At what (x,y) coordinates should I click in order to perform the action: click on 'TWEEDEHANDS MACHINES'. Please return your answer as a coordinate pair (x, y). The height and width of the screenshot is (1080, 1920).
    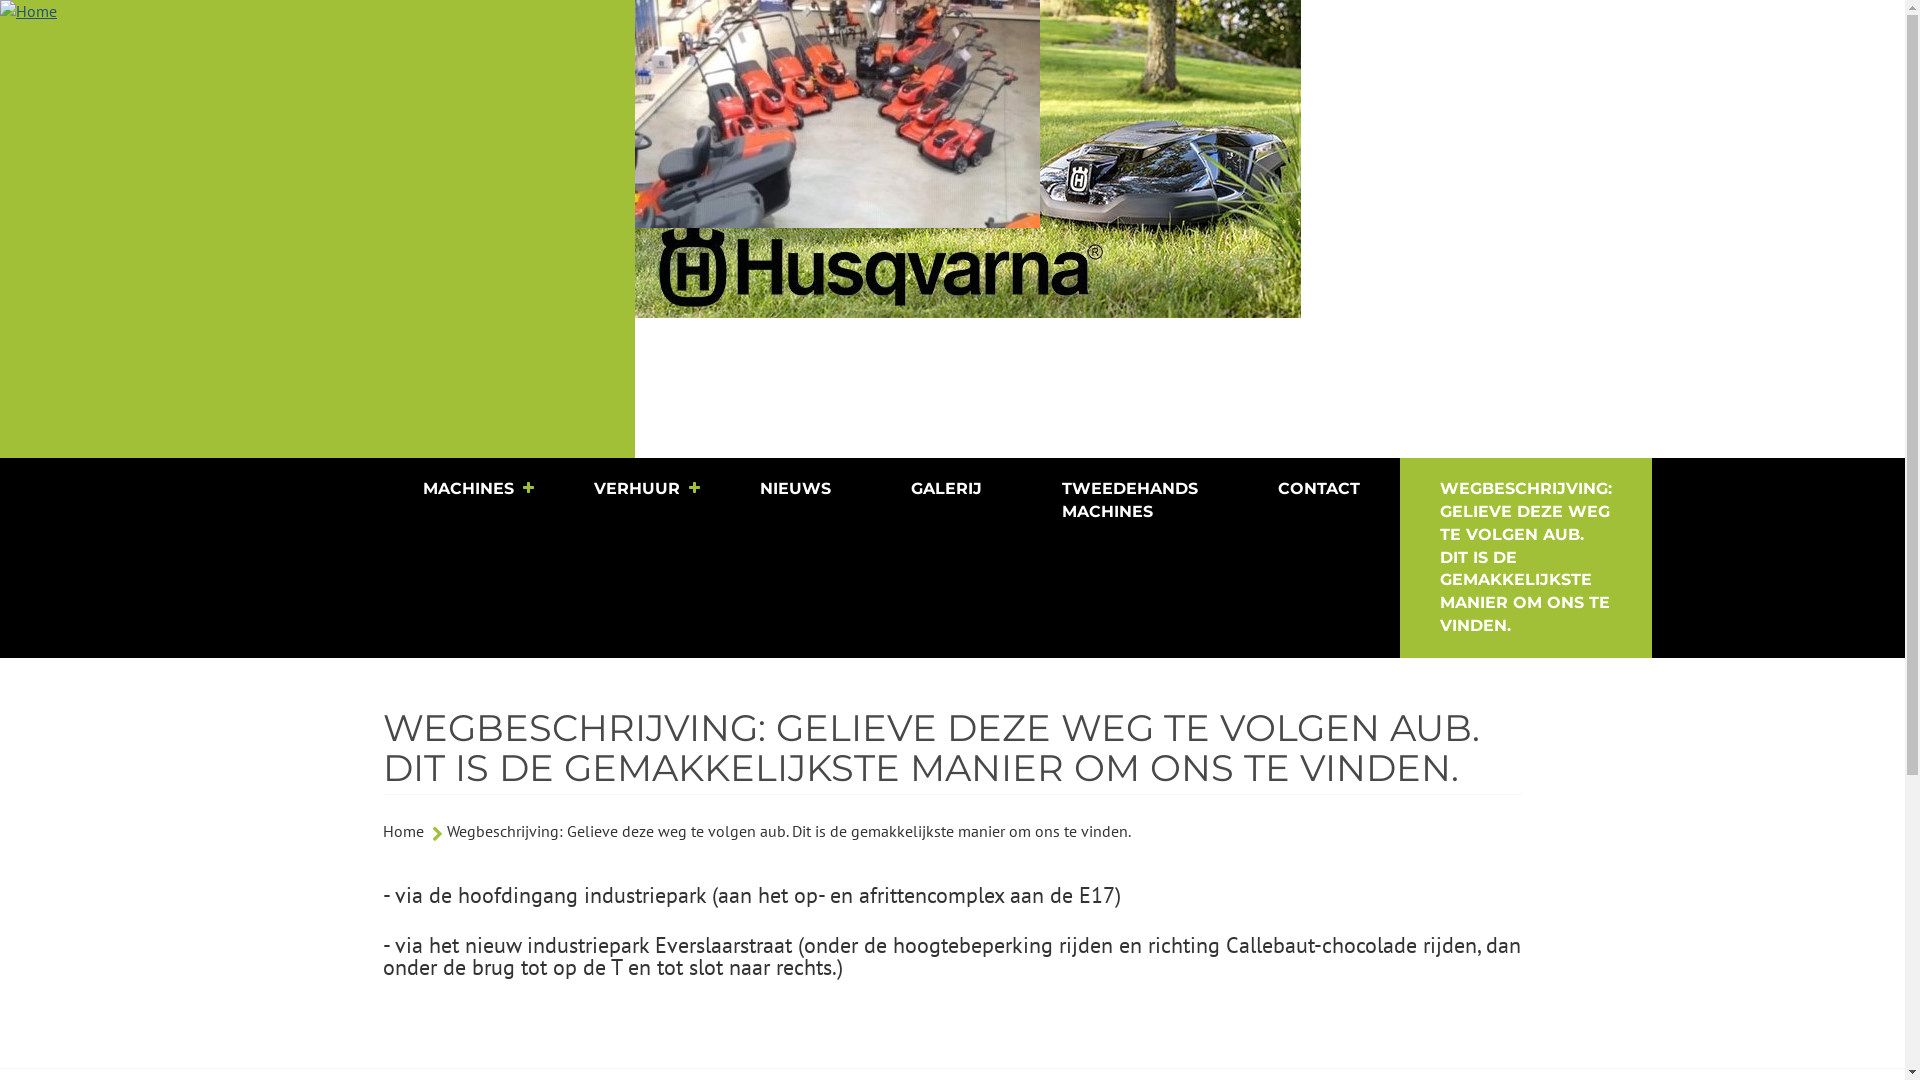
    Looking at the image, I should click on (1022, 500).